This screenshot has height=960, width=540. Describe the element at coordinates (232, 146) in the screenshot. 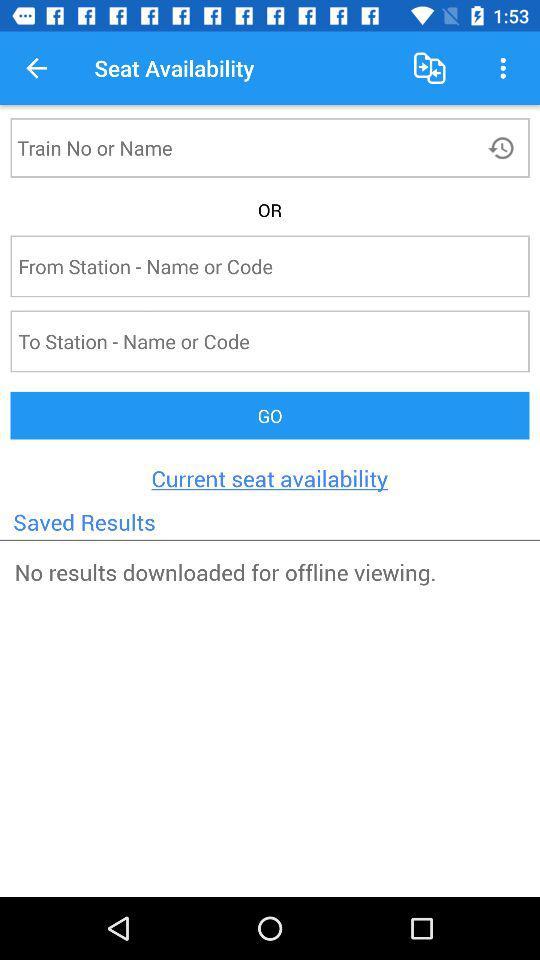

I see `click on name box` at that location.